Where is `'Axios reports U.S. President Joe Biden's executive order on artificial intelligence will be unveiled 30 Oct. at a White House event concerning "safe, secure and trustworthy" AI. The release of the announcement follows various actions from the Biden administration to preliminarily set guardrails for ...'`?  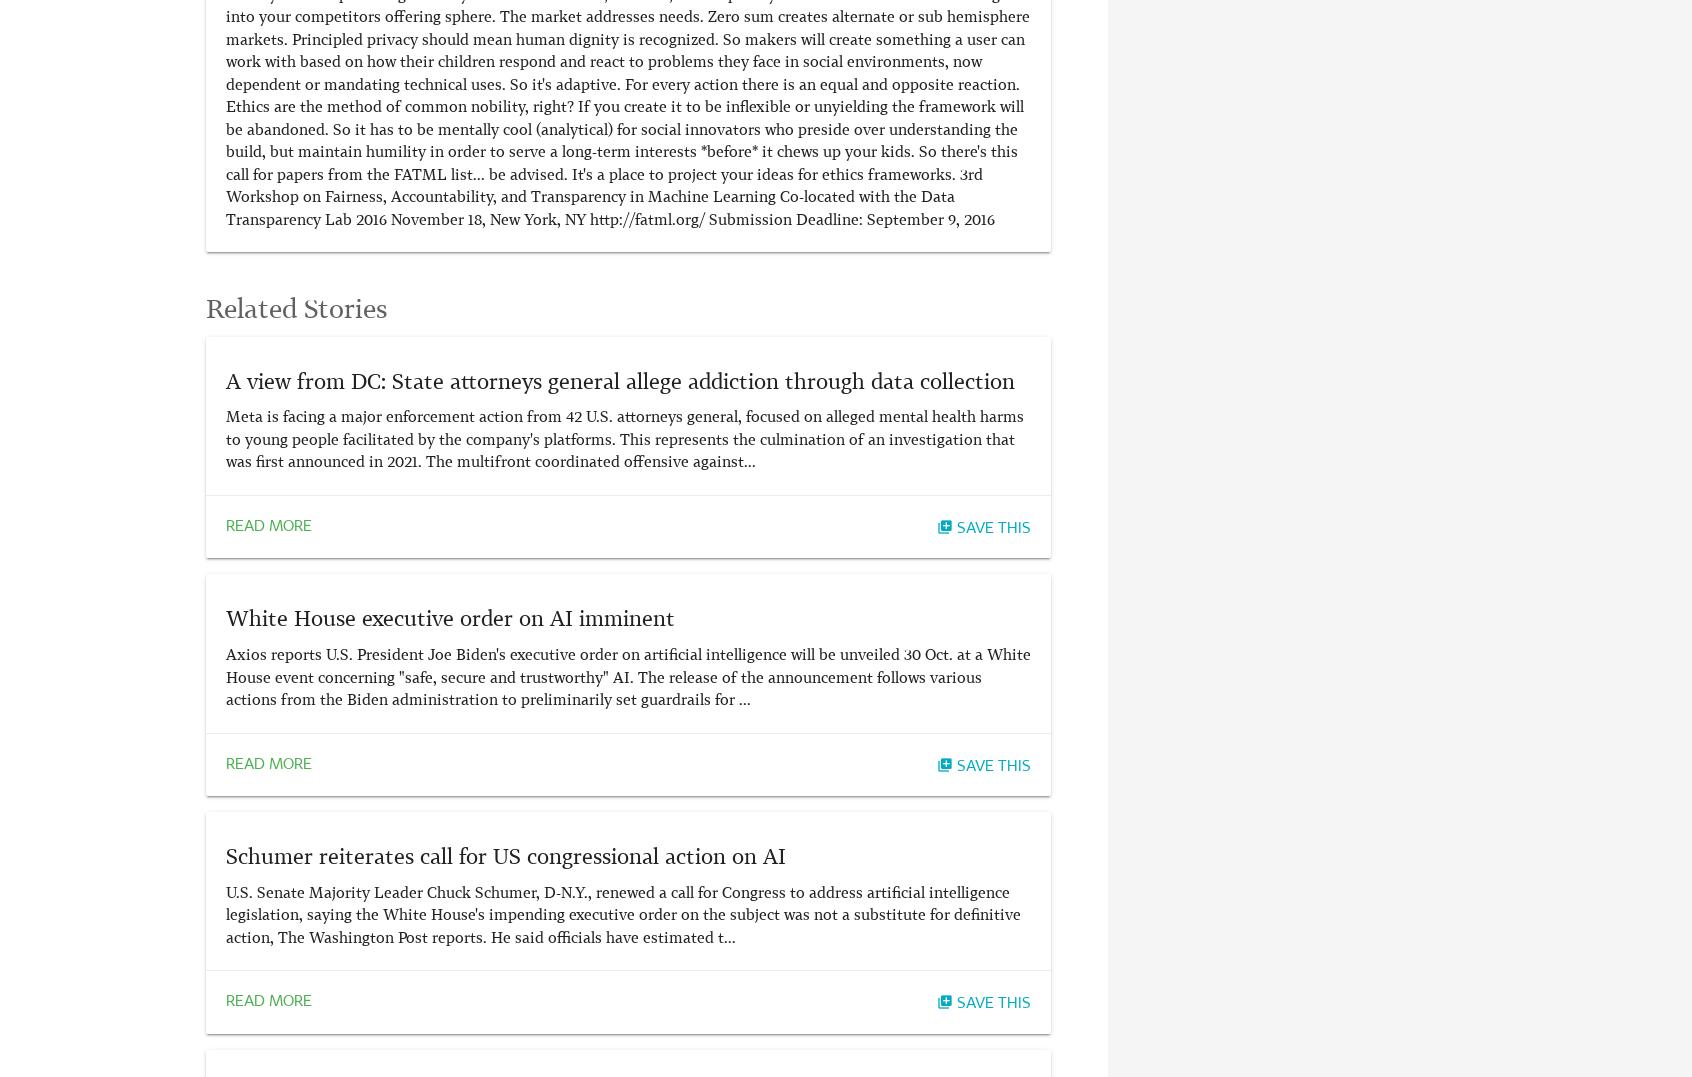 'Axios reports U.S. President Joe Biden's executive order on artificial intelligence will be unveiled 30 Oct. at a White House event concerning "safe, secure and trustworthy" AI. The release of the announcement follows various actions from the Biden administration to preliminarily set guardrails for ...' is located at coordinates (226, 676).